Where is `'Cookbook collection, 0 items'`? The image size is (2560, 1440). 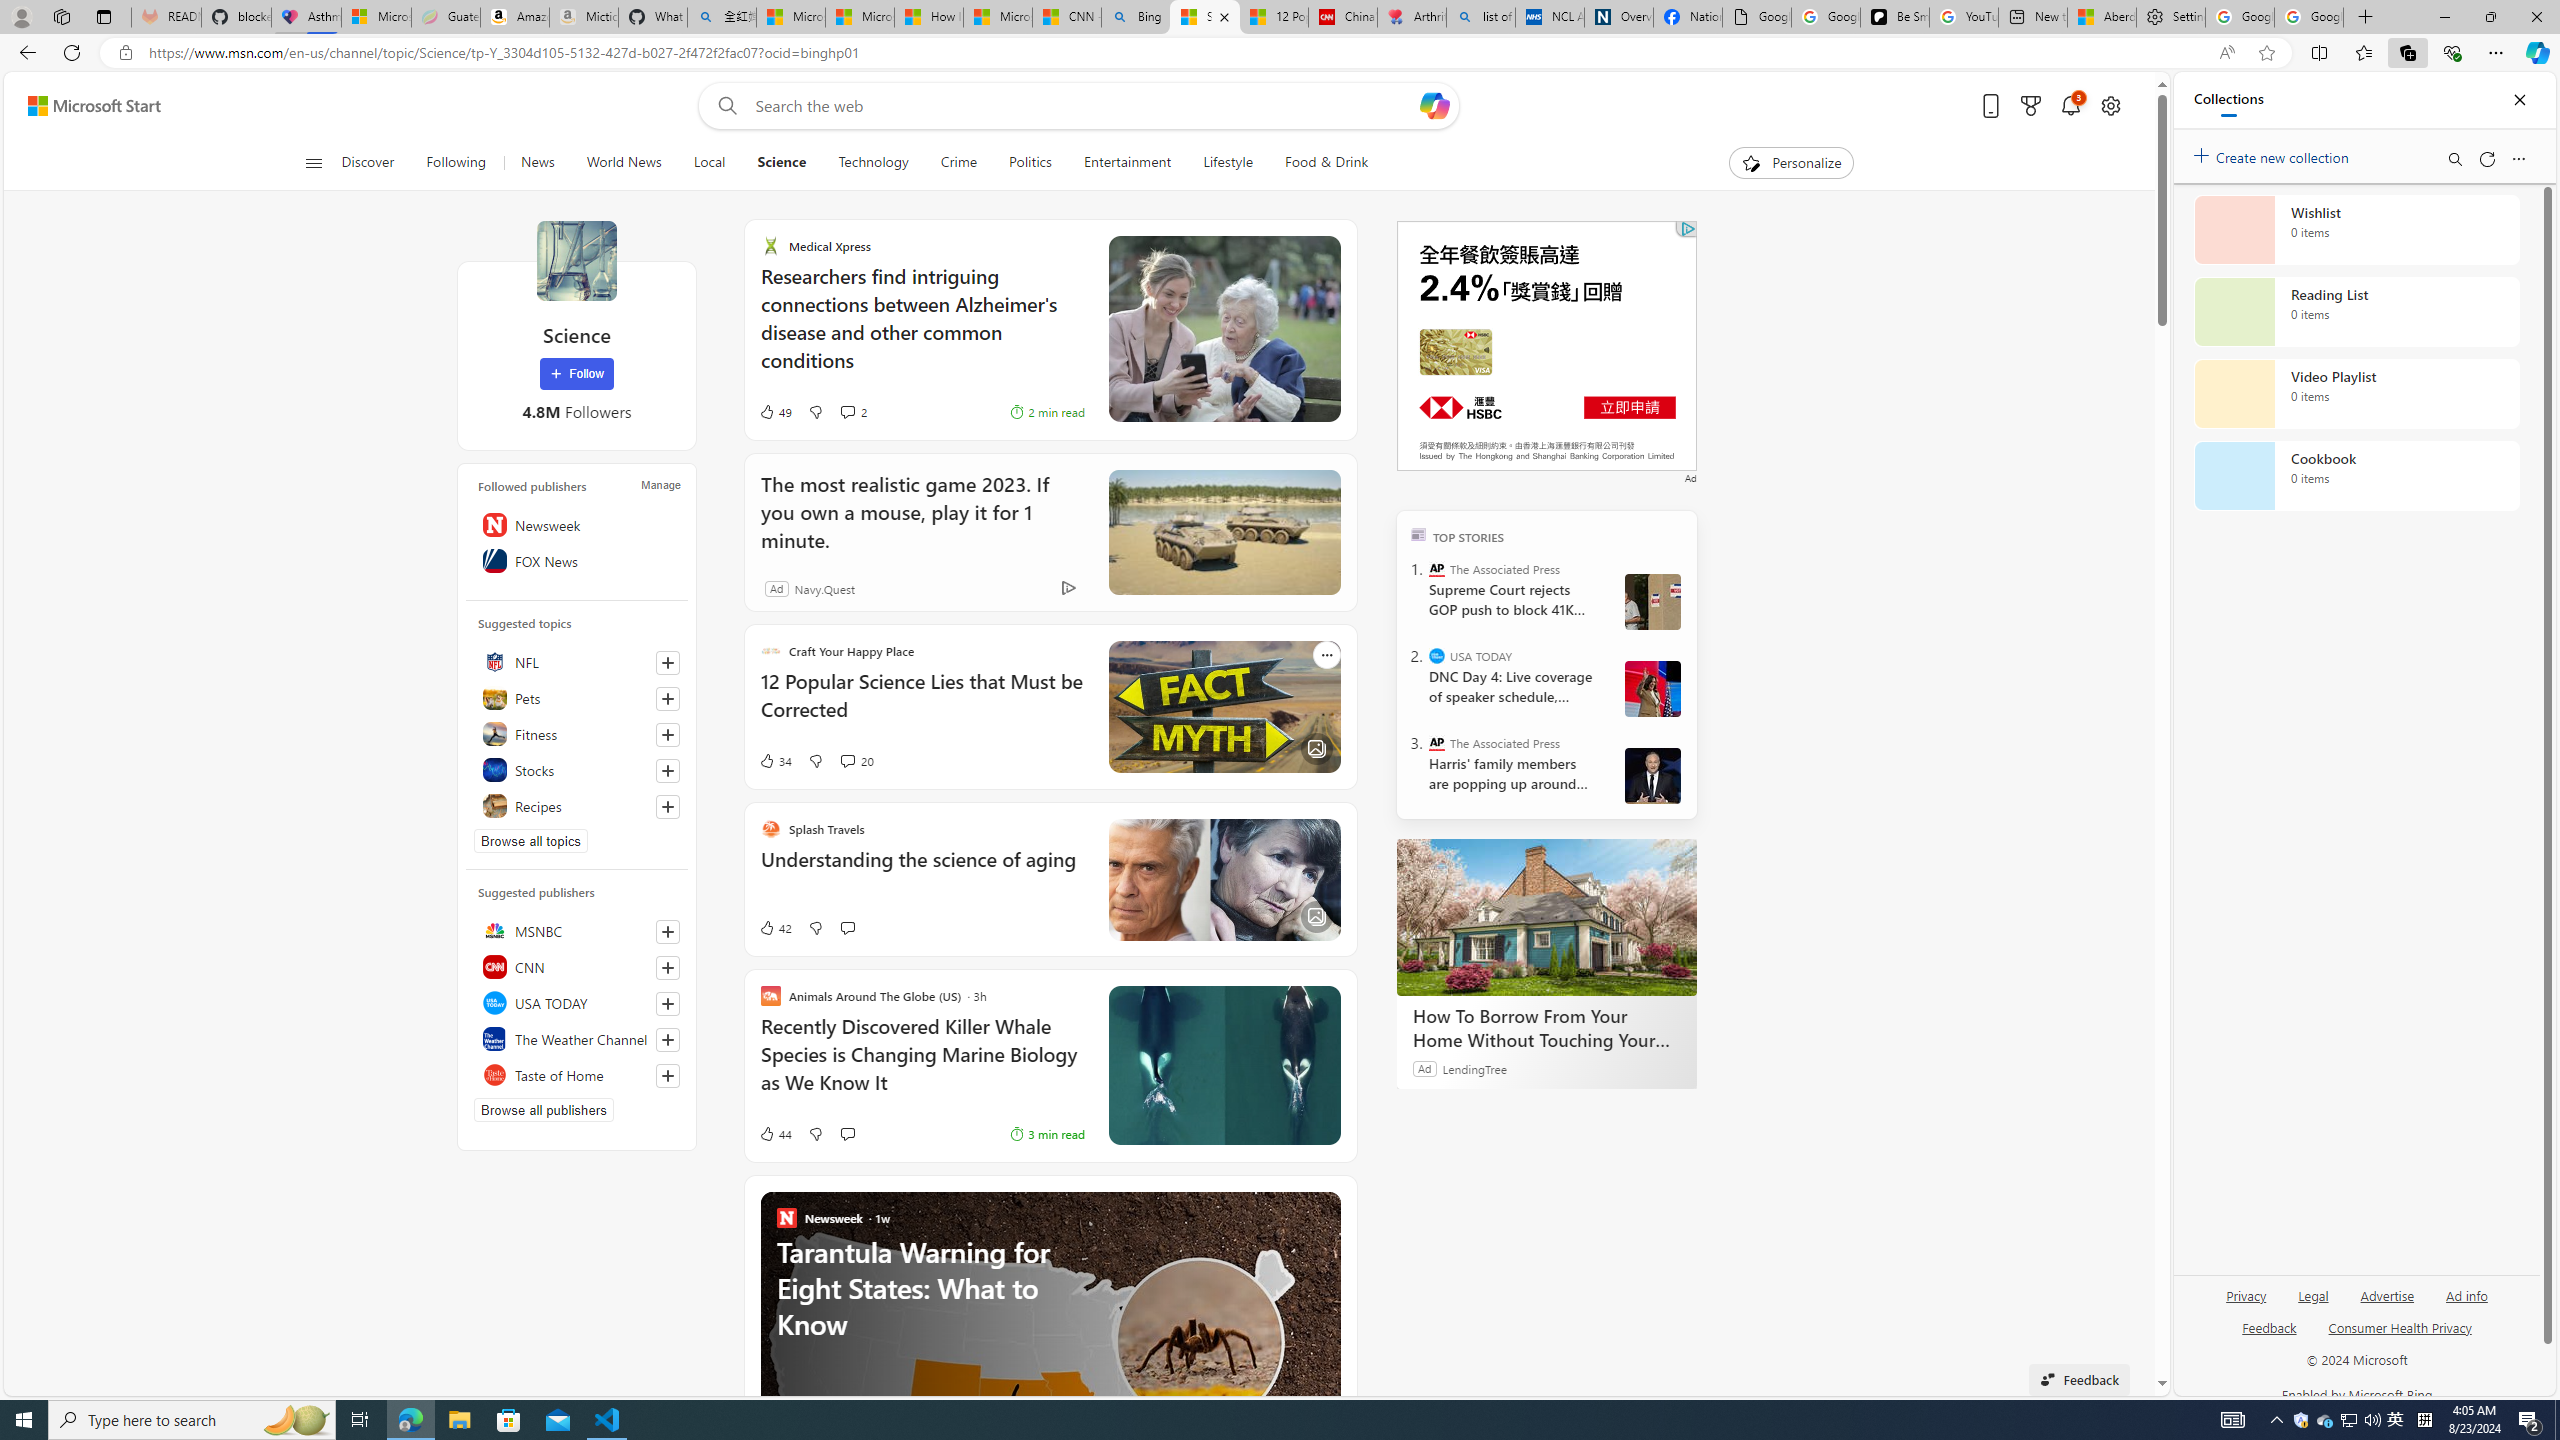
'Cookbook collection, 0 items' is located at coordinates (2356, 474).